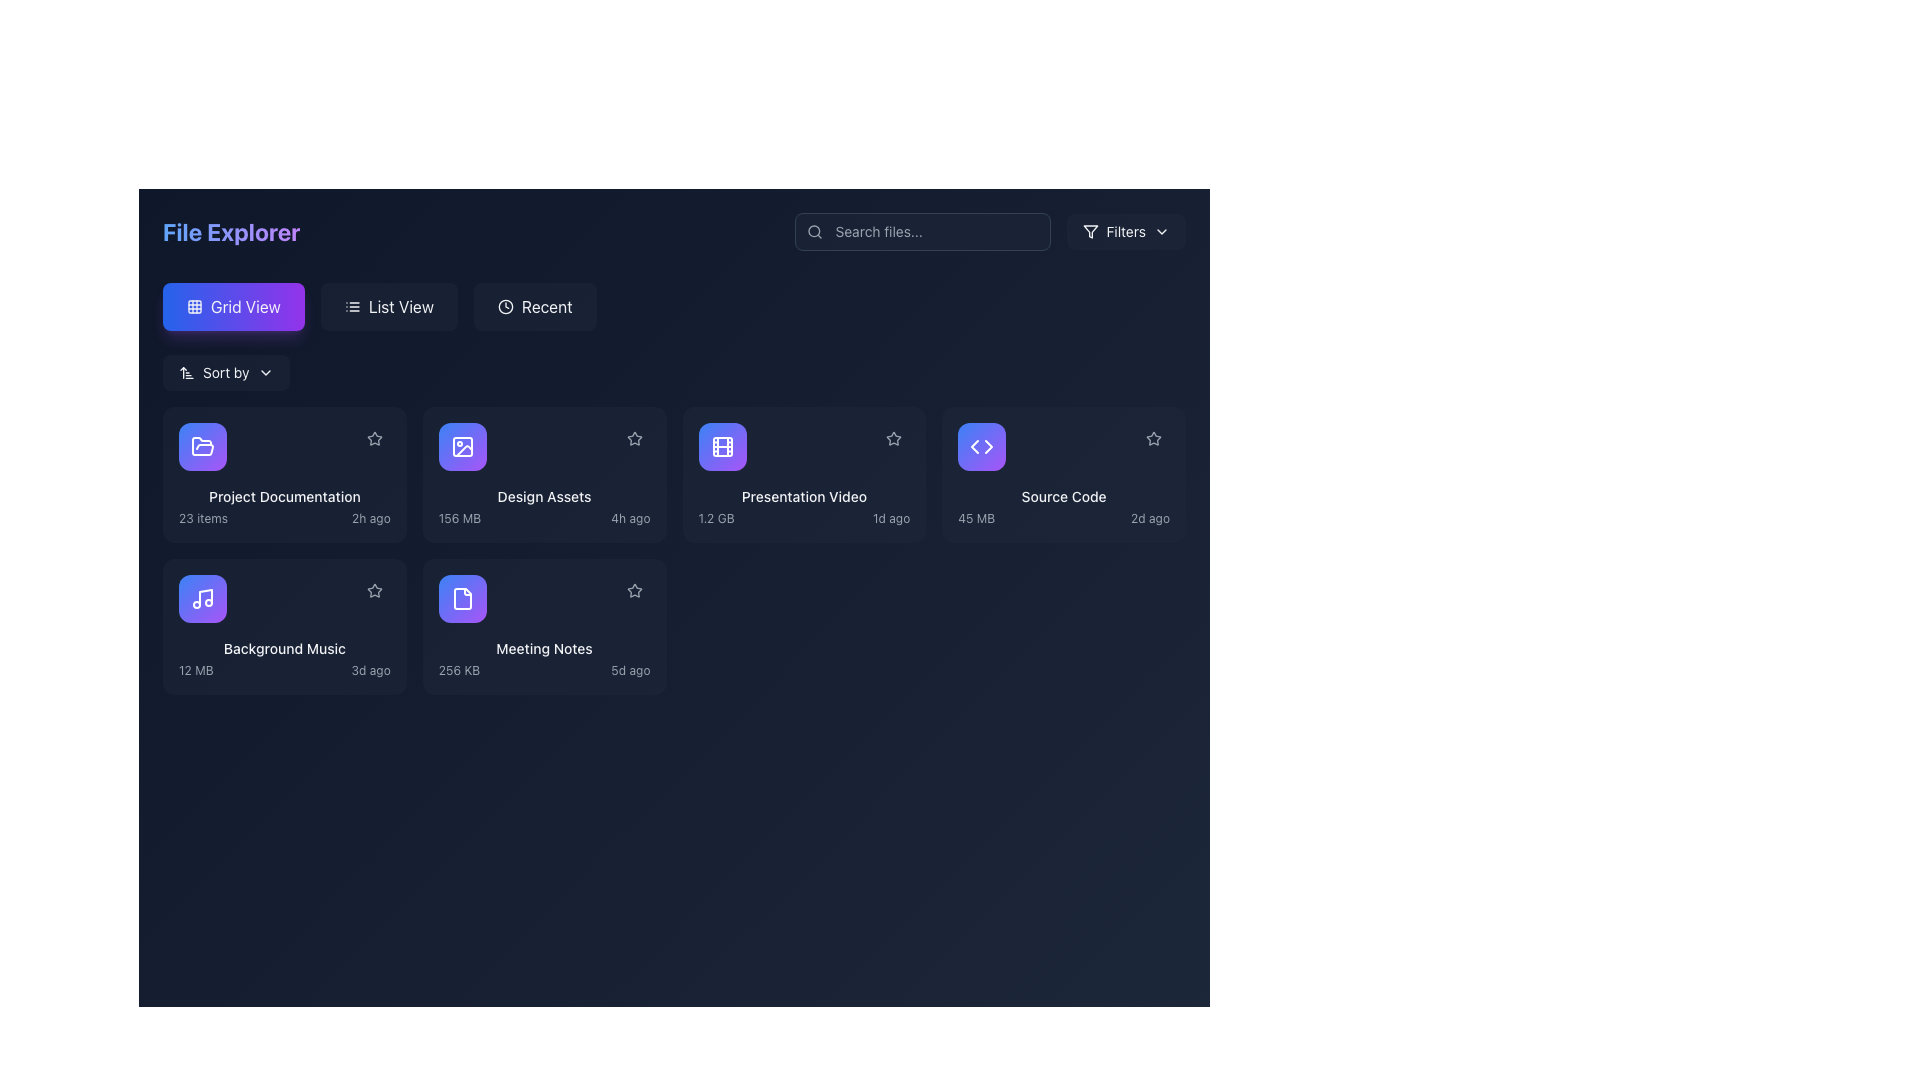 The image size is (1920, 1080). Describe the element at coordinates (814, 230) in the screenshot. I see `the dark gray magnifying glass icon located to the left of the search input field in the search bar to initiate the search` at that location.